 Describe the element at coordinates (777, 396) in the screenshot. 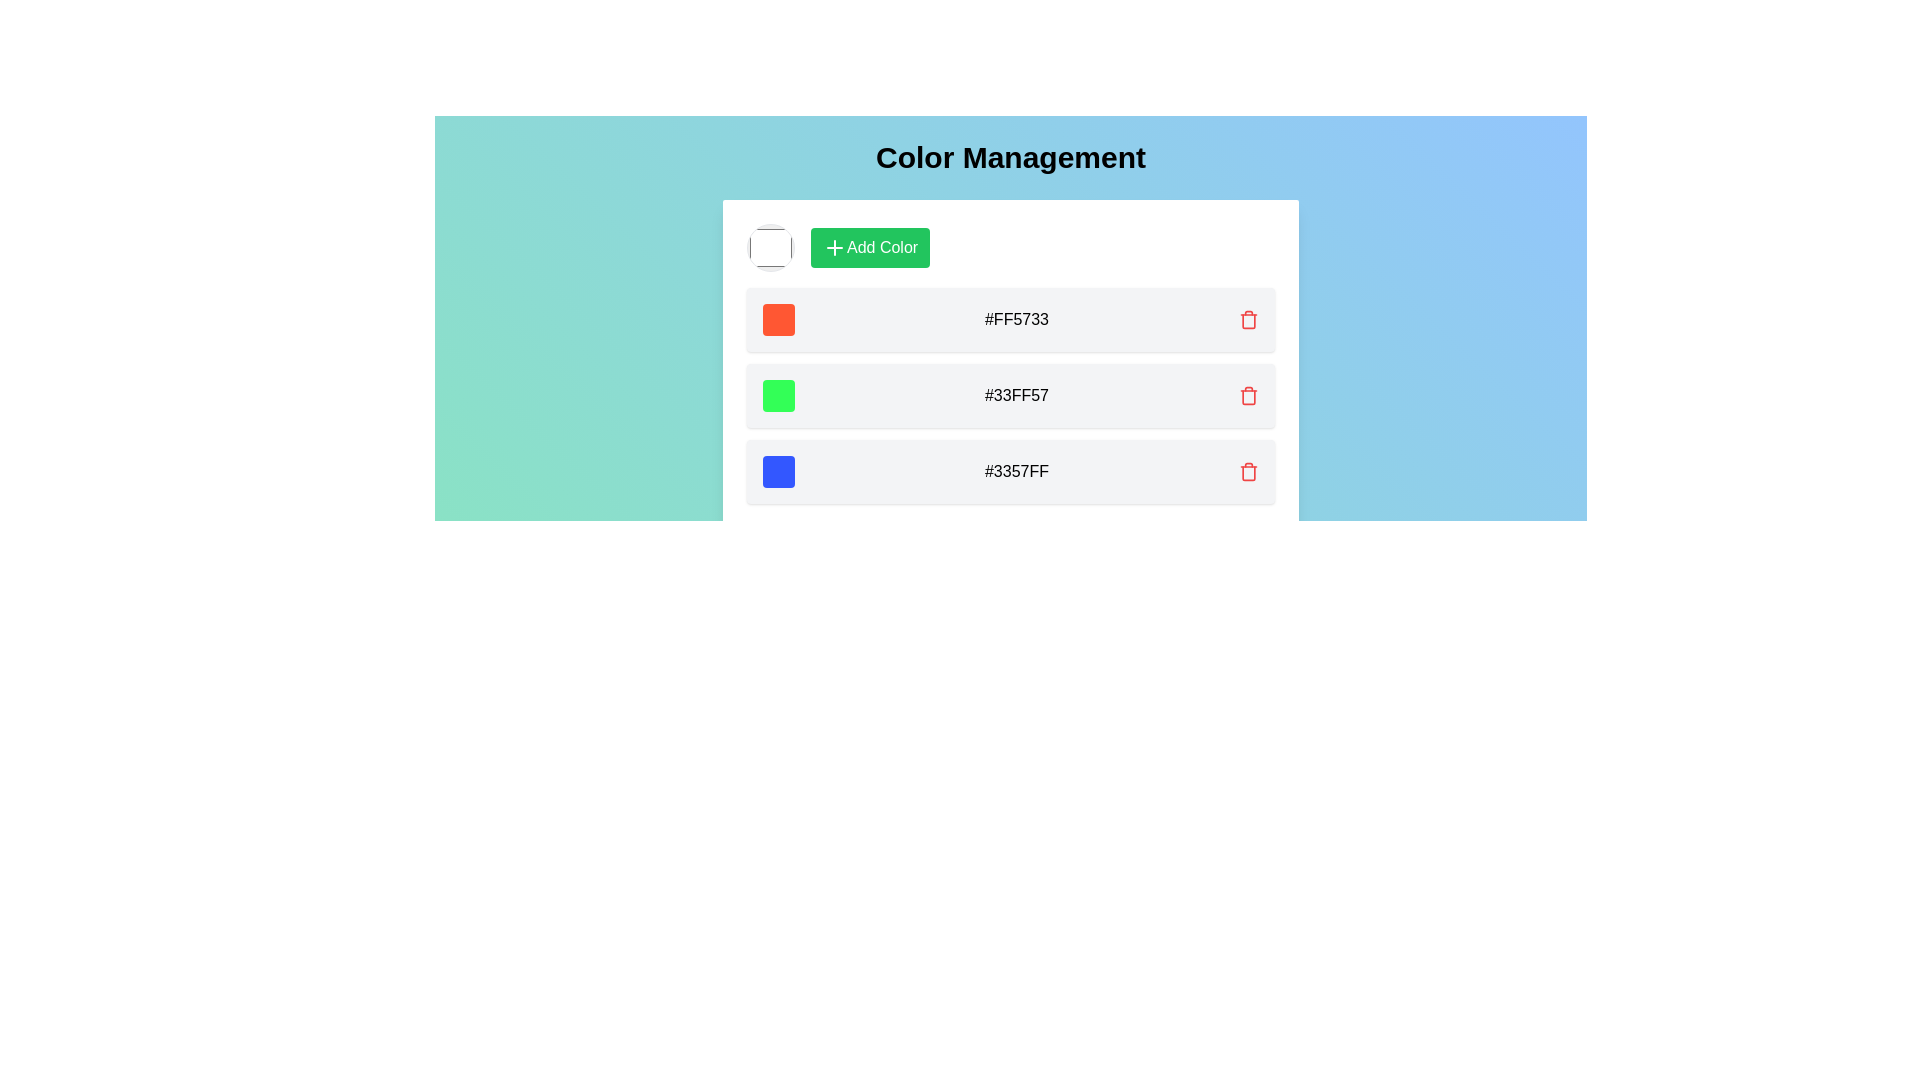

I see `the second green color box with rounded corners in the 'Color Management' section, which has an RGB color of #33FF57` at that location.